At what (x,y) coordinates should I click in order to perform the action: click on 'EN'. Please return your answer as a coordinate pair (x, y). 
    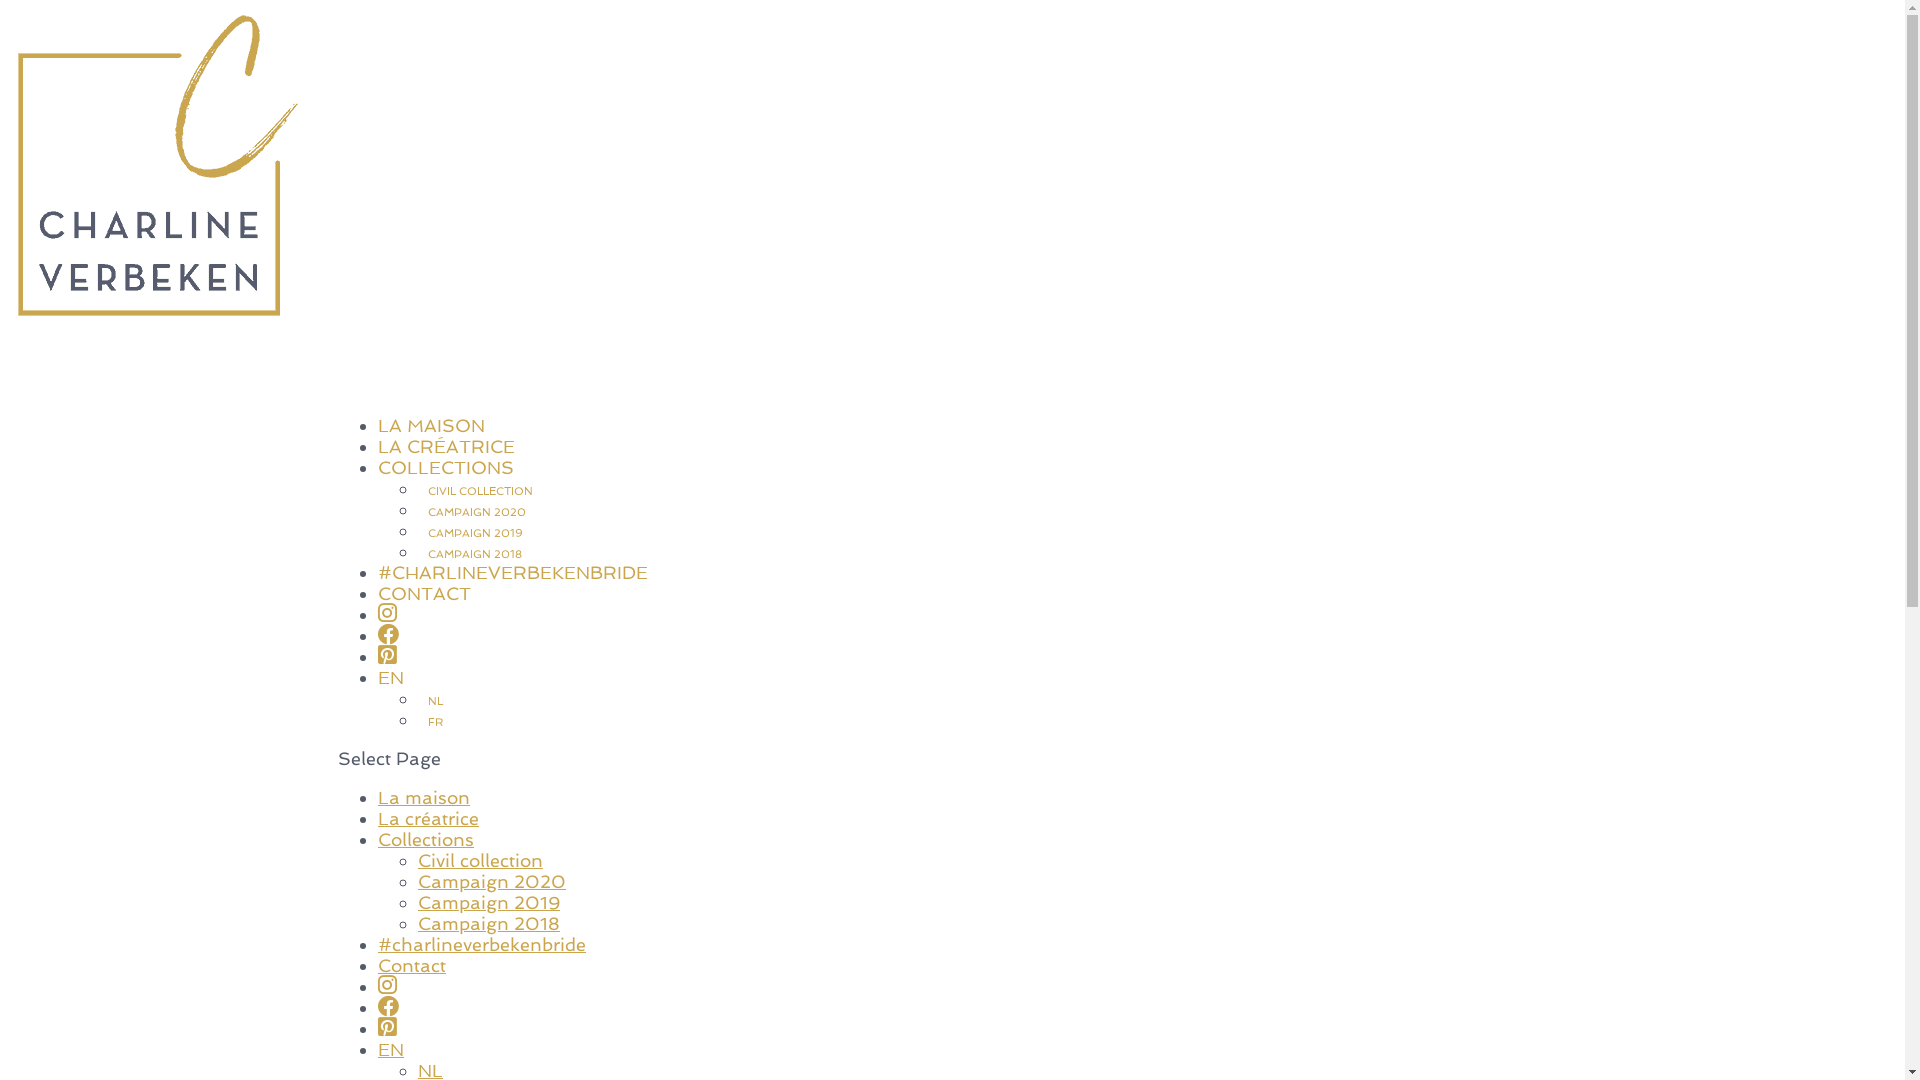
    Looking at the image, I should click on (390, 1048).